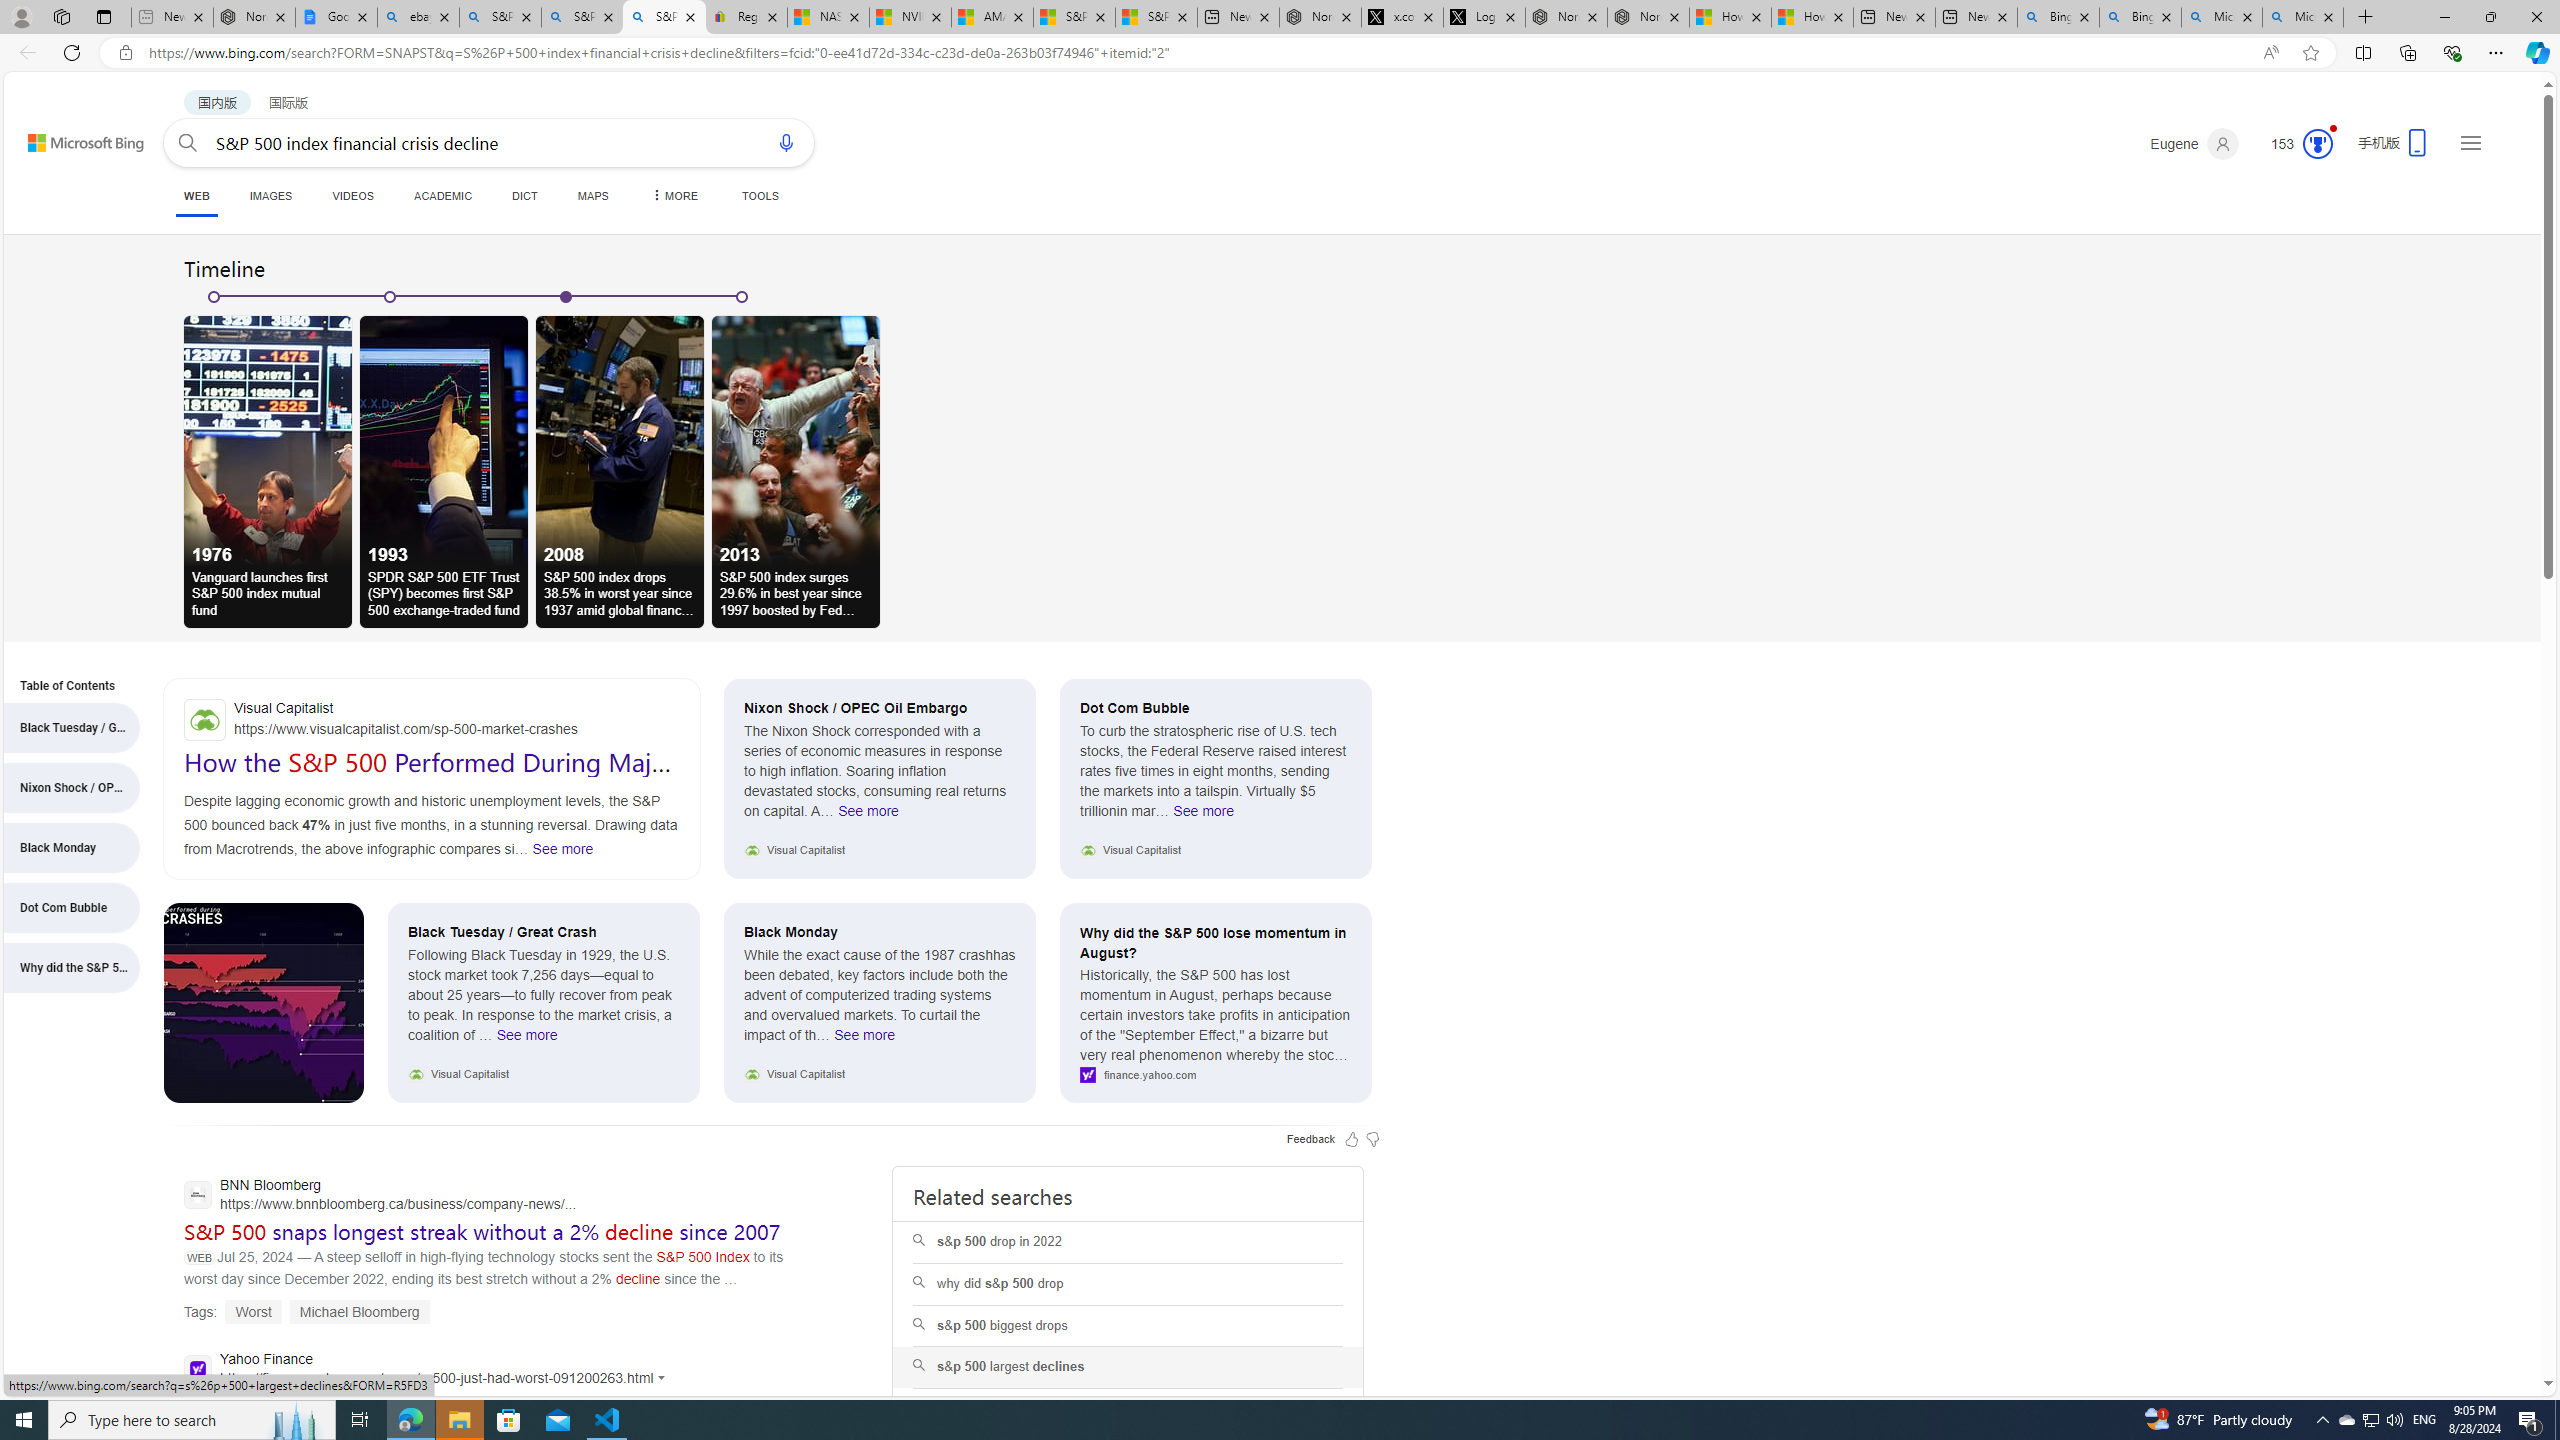 This screenshot has width=2560, height=1440. What do you see at coordinates (196, 198) in the screenshot?
I see `'WEB'` at bounding box center [196, 198].